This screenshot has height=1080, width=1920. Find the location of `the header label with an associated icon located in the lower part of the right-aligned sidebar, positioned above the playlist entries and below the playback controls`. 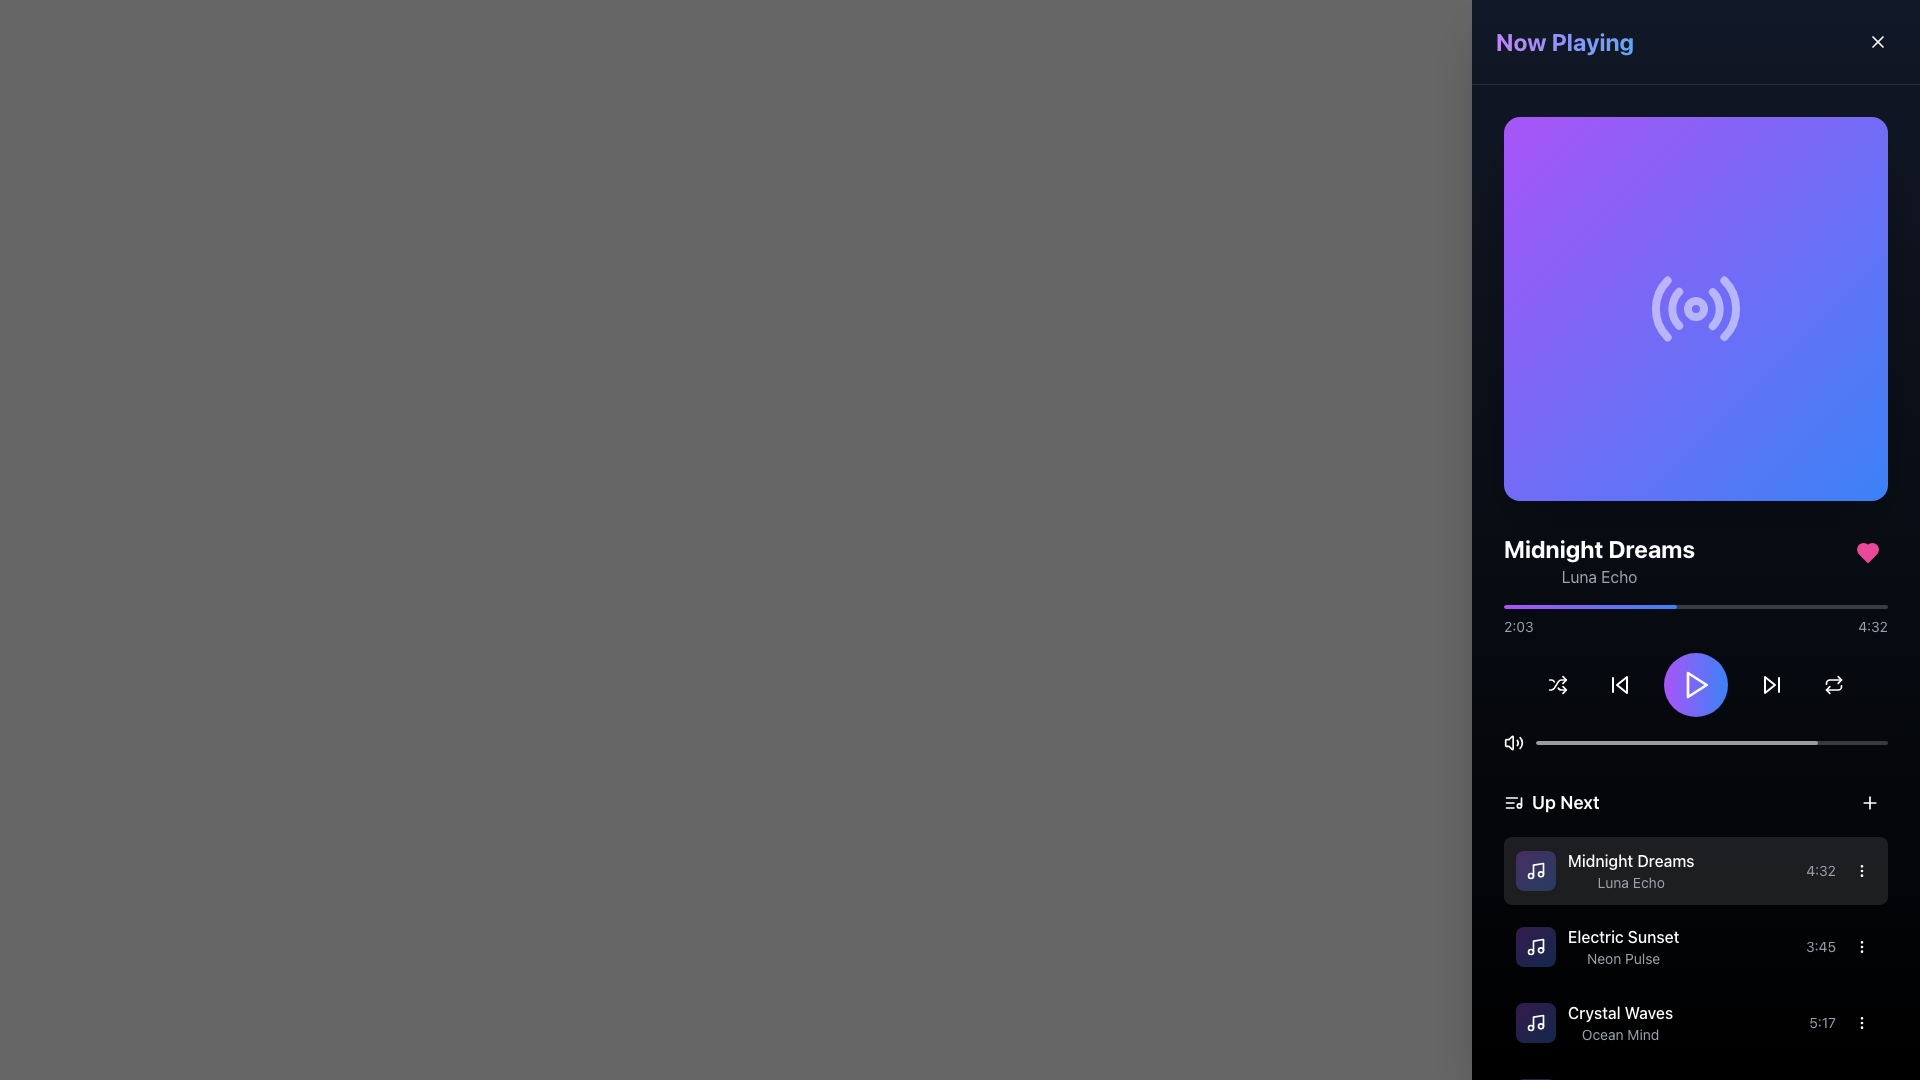

the header label with an associated icon located in the lower part of the right-aligned sidebar, positioned above the playlist entries and below the playback controls is located at coordinates (1550, 801).